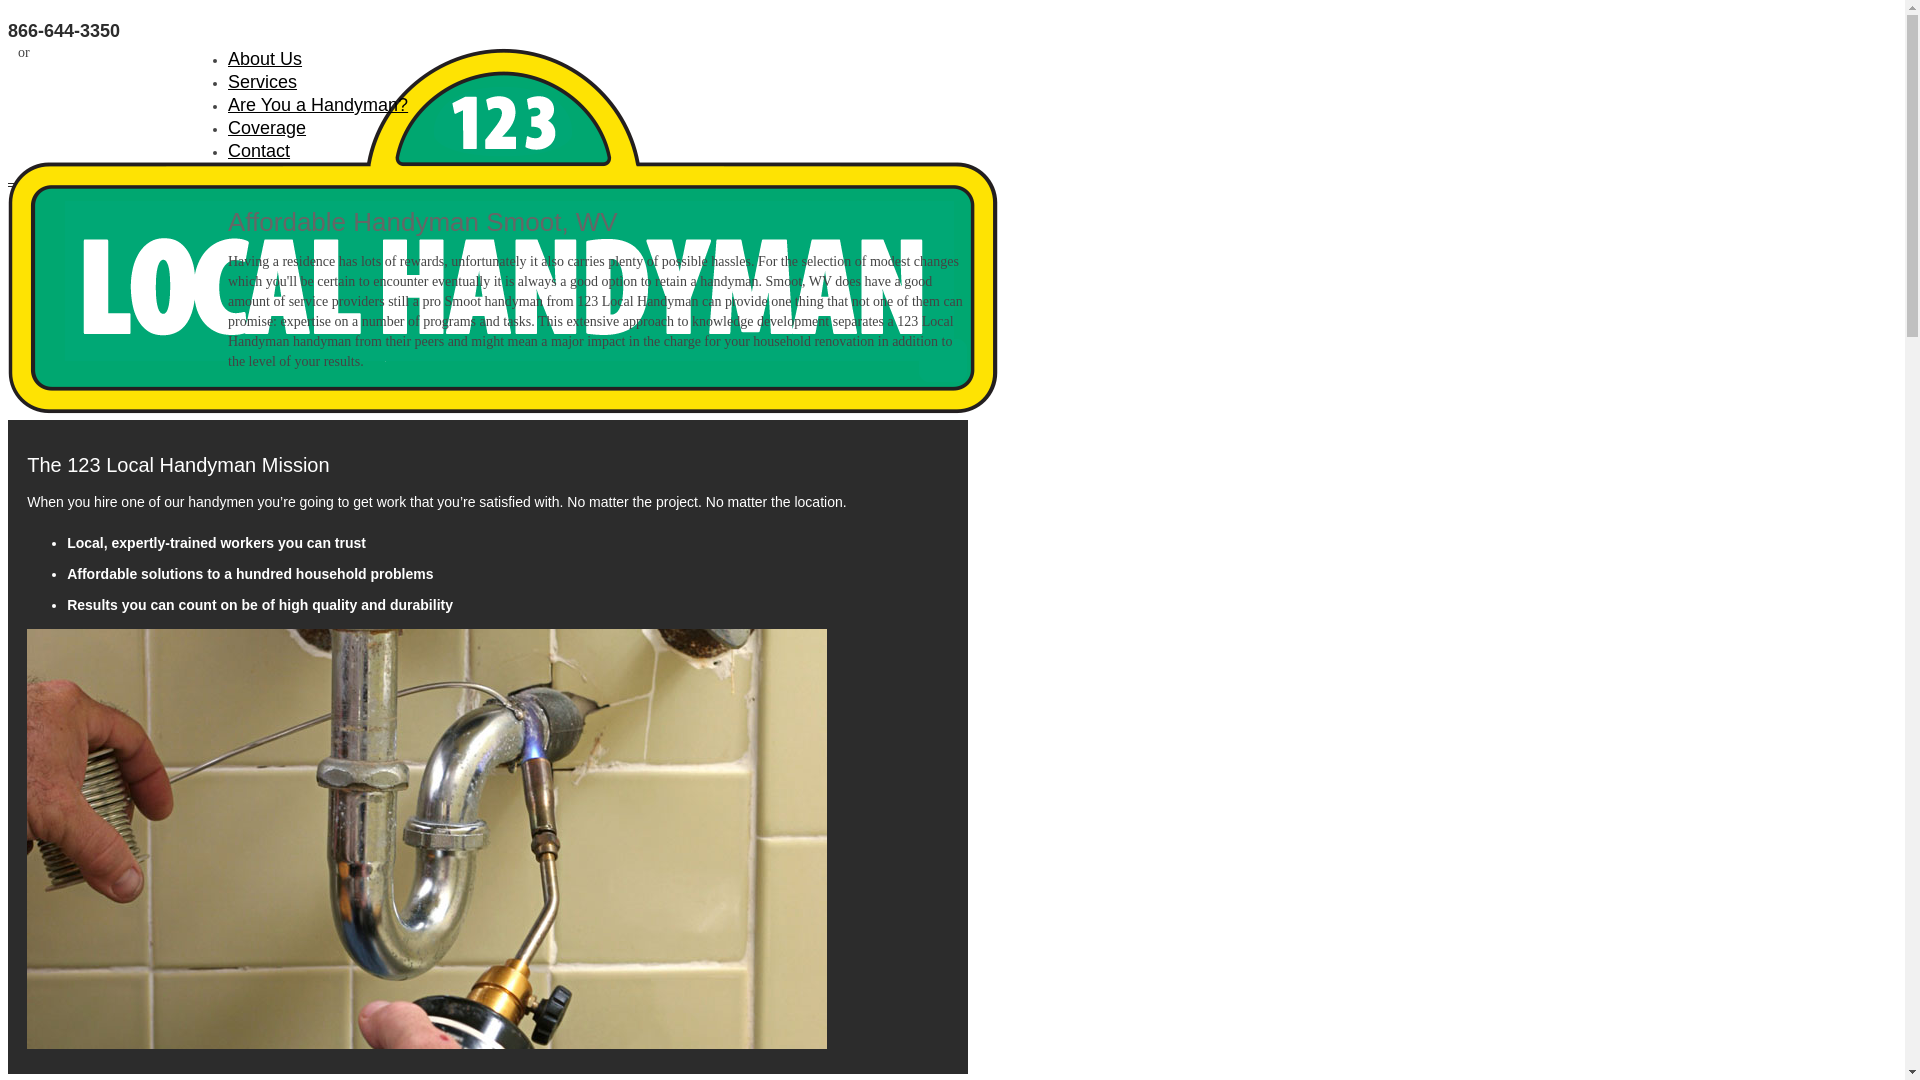 The width and height of the screenshot is (1920, 1080). What do you see at coordinates (266, 127) in the screenshot?
I see `'Coverage'` at bounding box center [266, 127].